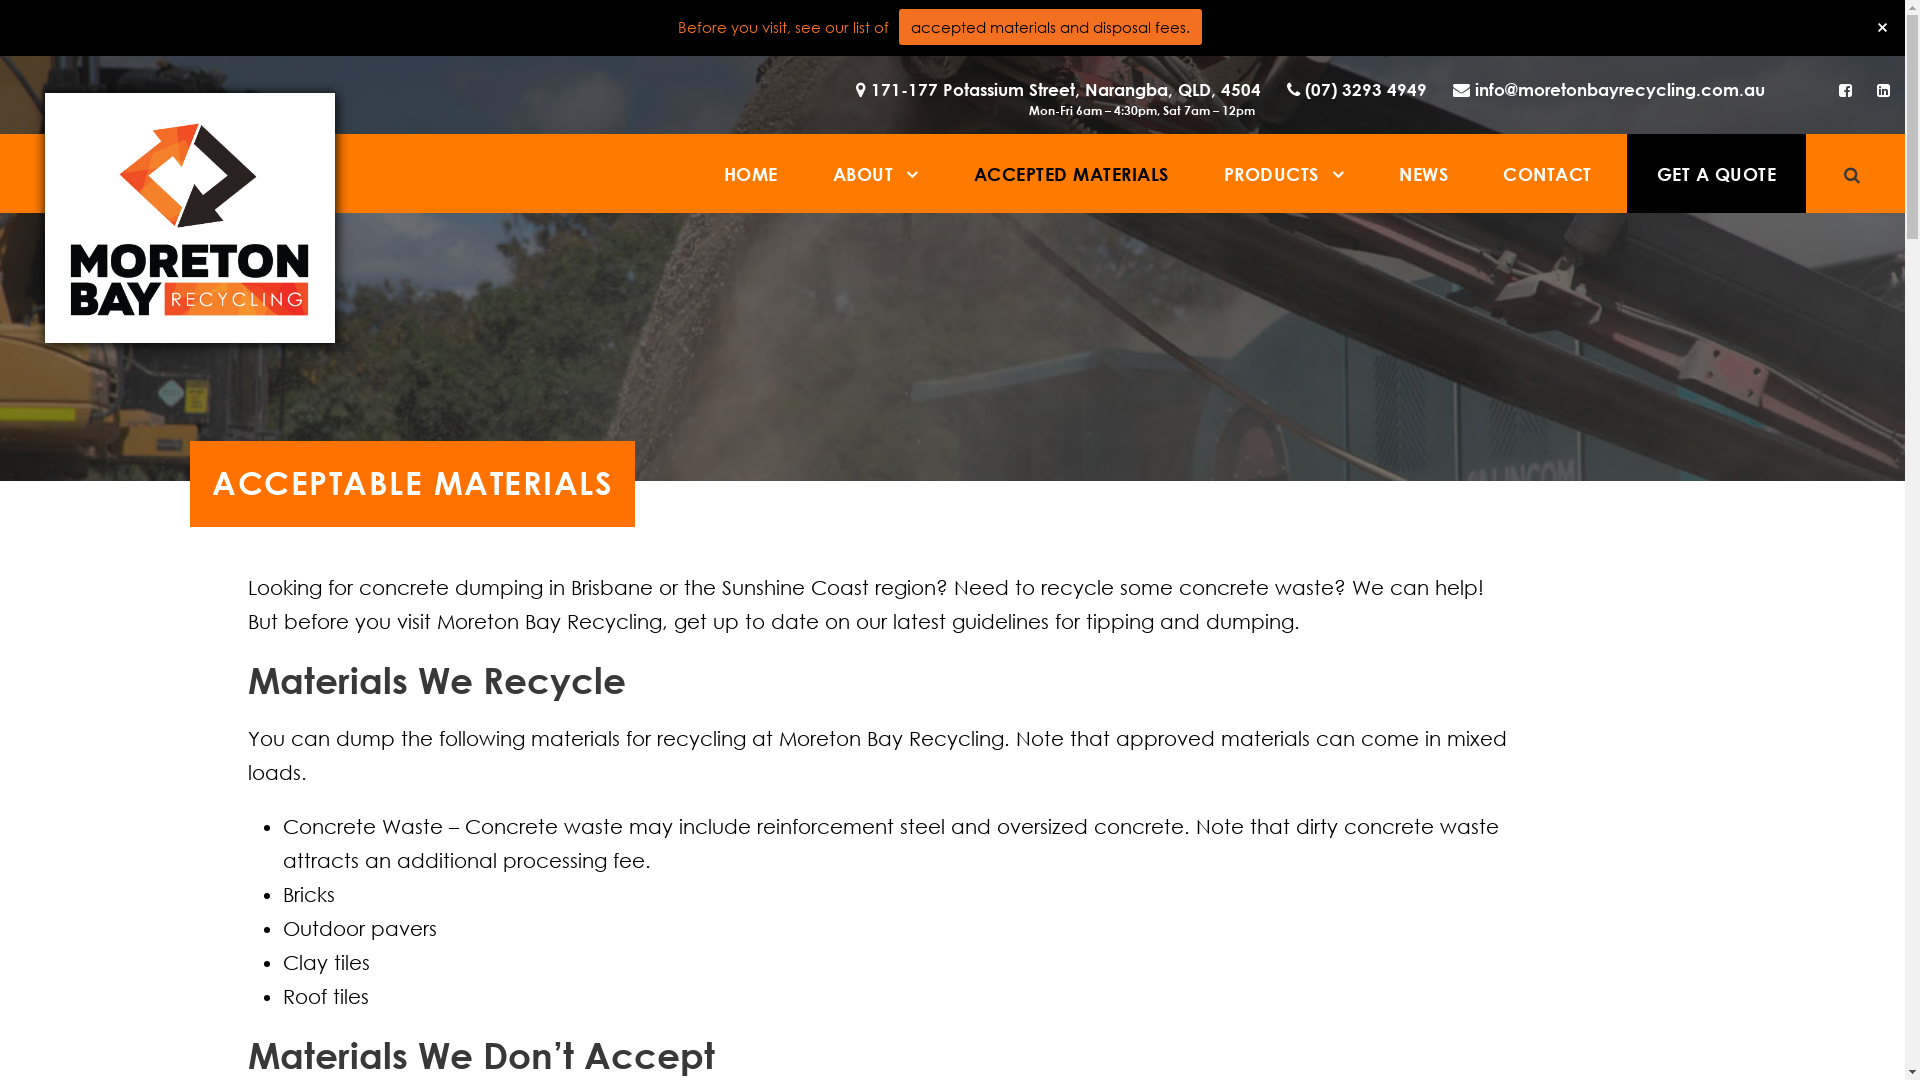 This screenshot has height=1080, width=1920. Describe the element at coordinates (1838, 88) in the screenshot. I see `'facebook'` at that location.